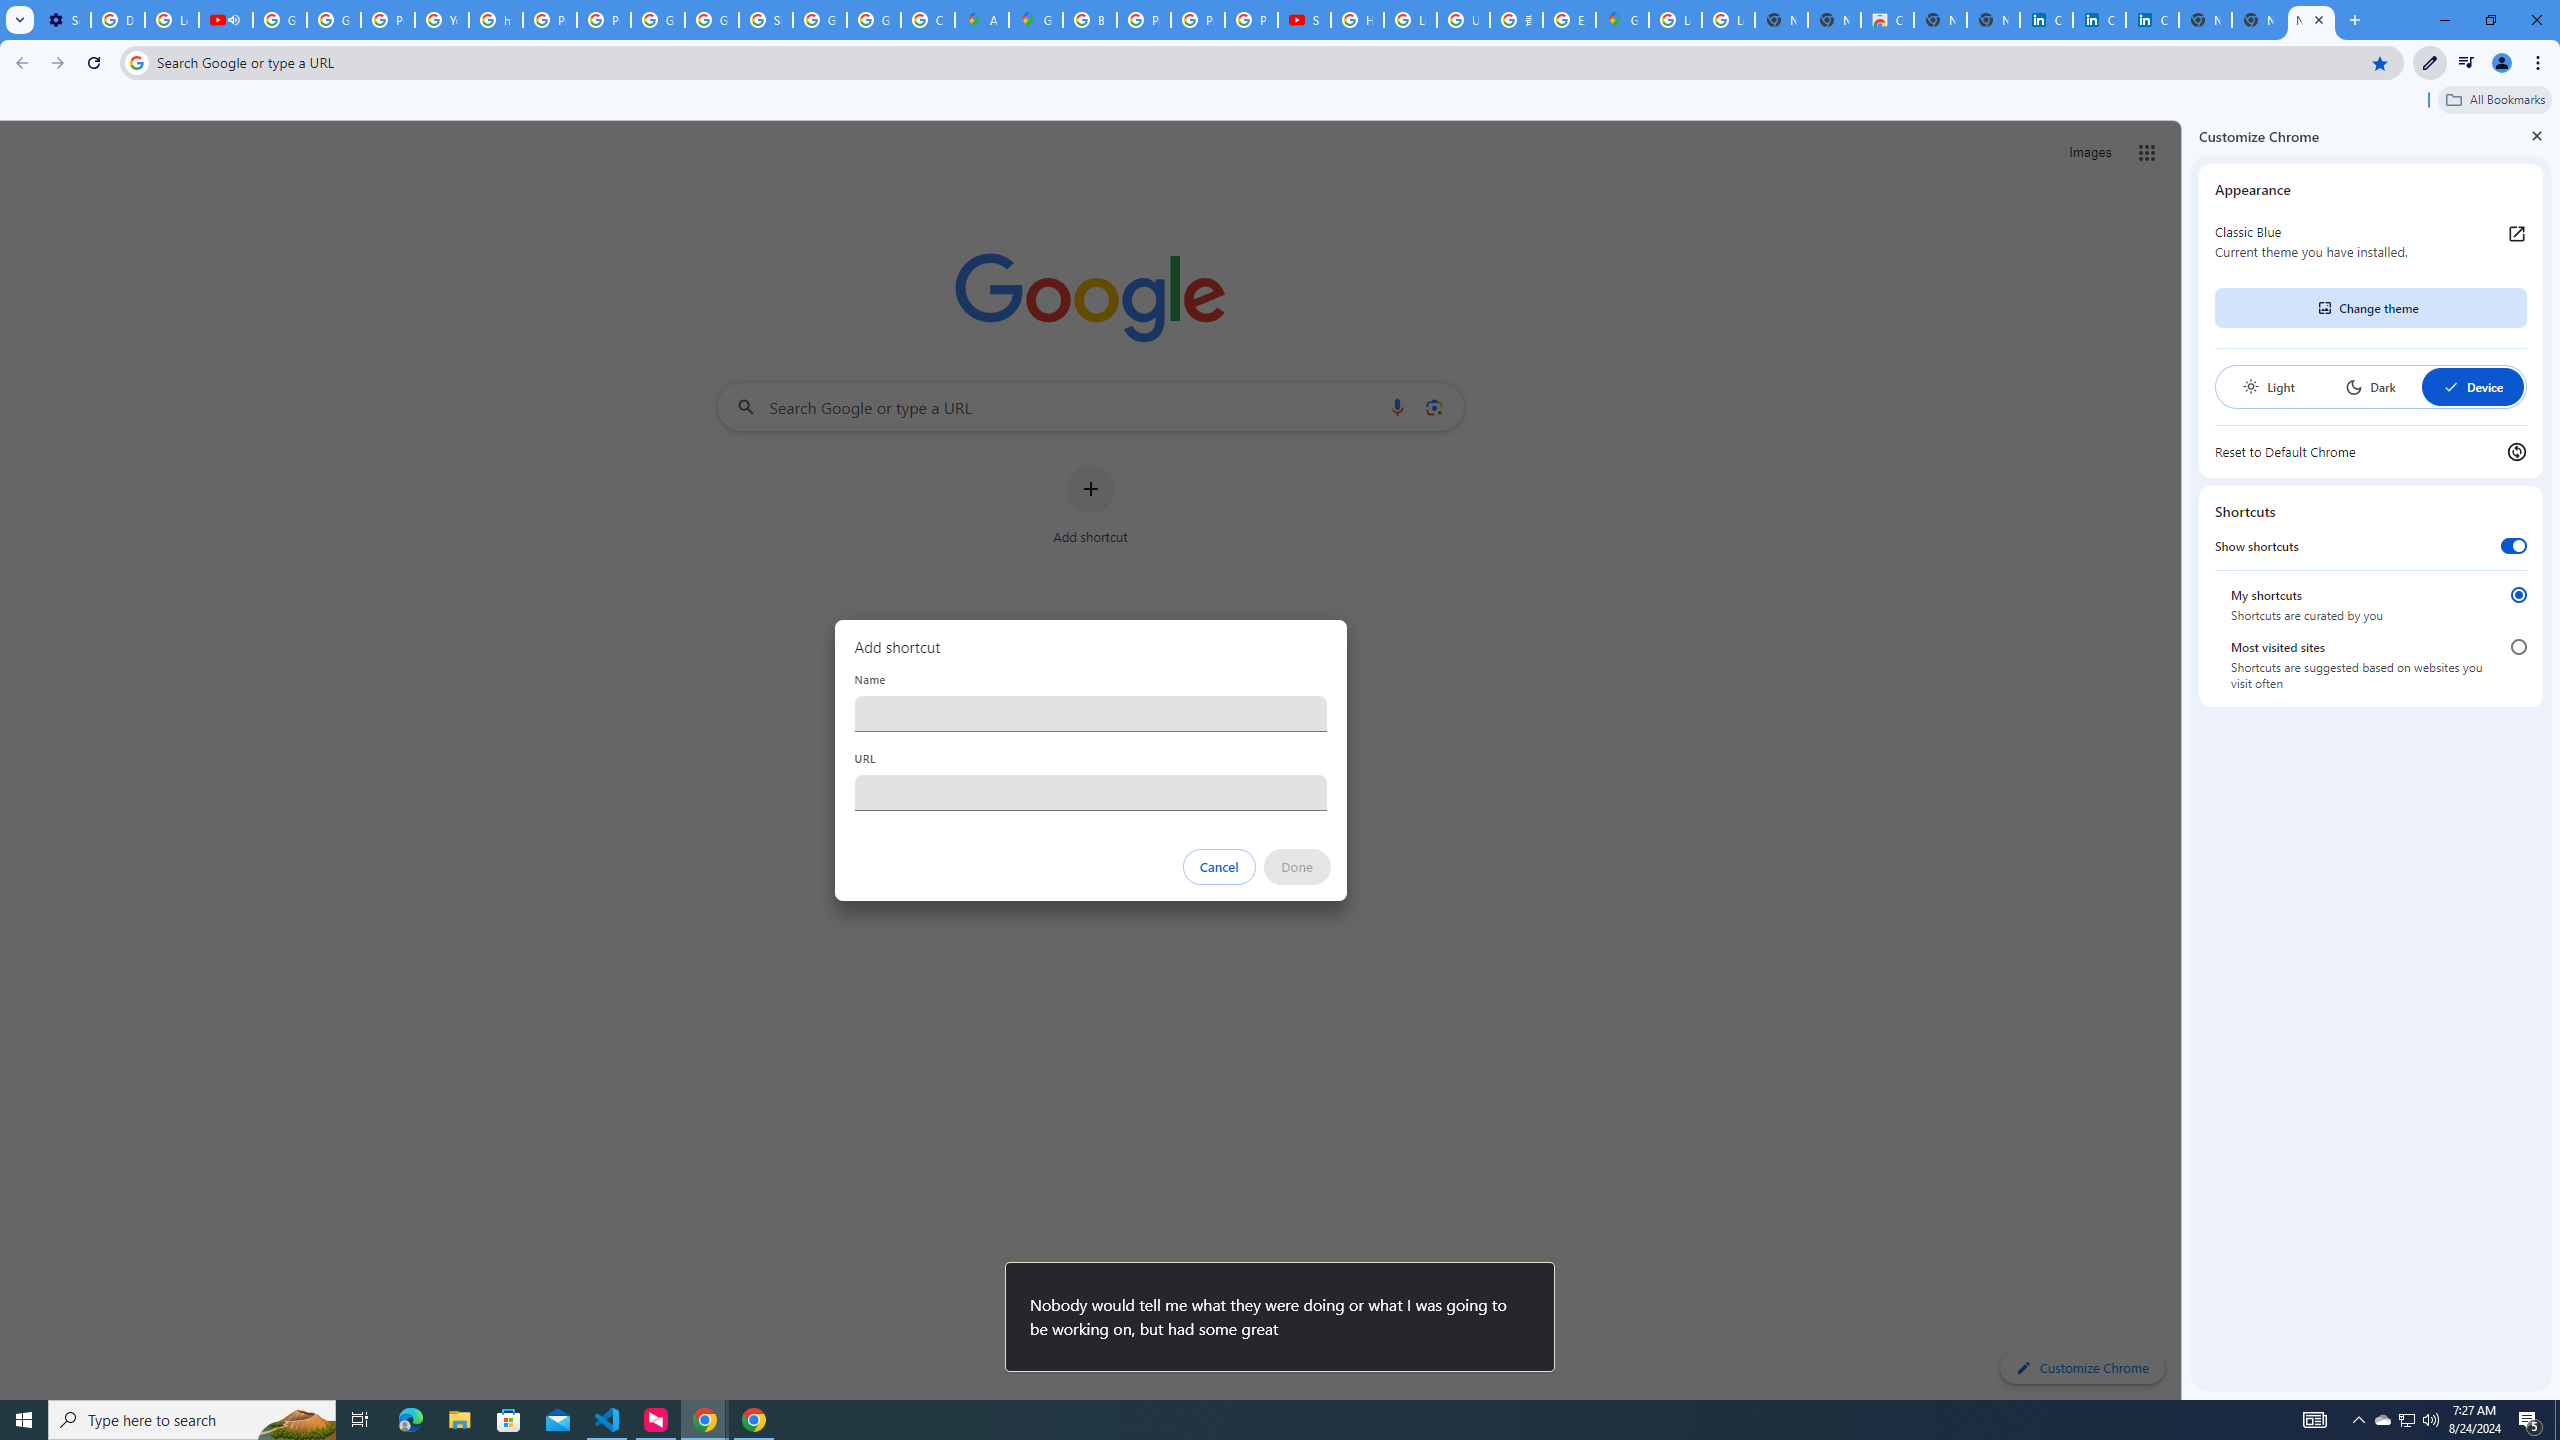 This screenshot has width=2560, height=1440. I want to click on 'All Bookmarks', so click(2494, 99).